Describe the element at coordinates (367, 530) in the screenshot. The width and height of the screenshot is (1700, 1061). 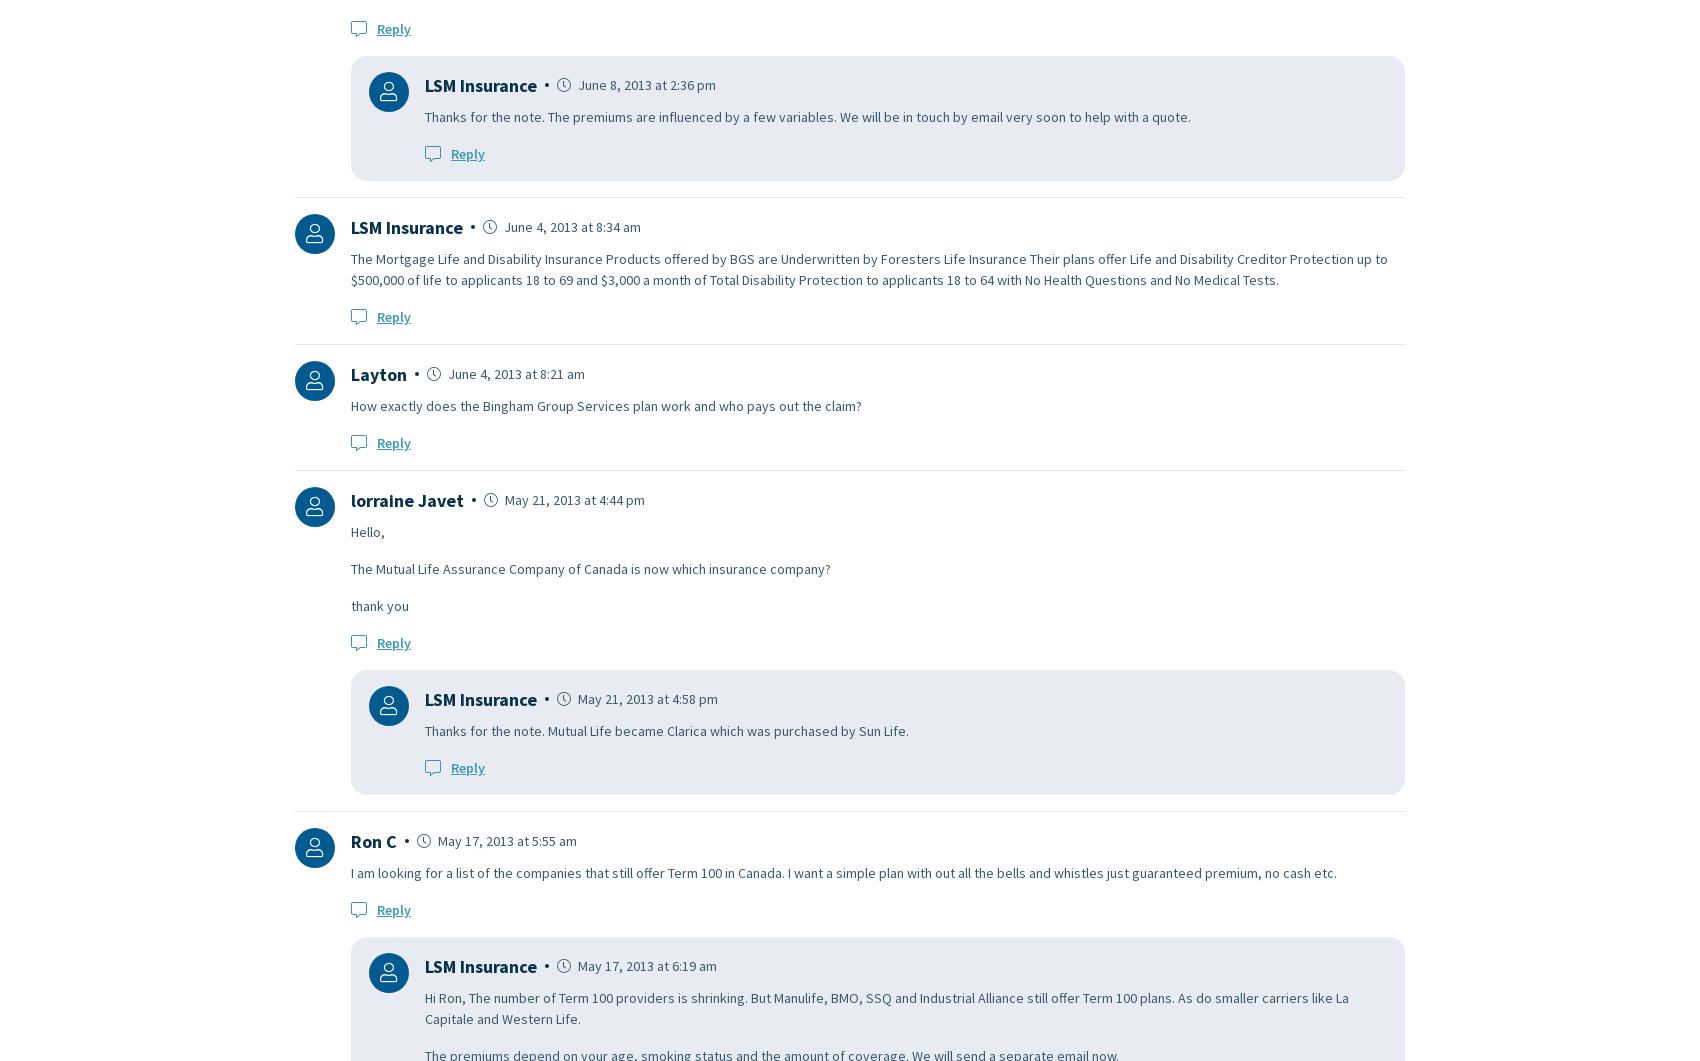
I see `'Hello,'` at that location.